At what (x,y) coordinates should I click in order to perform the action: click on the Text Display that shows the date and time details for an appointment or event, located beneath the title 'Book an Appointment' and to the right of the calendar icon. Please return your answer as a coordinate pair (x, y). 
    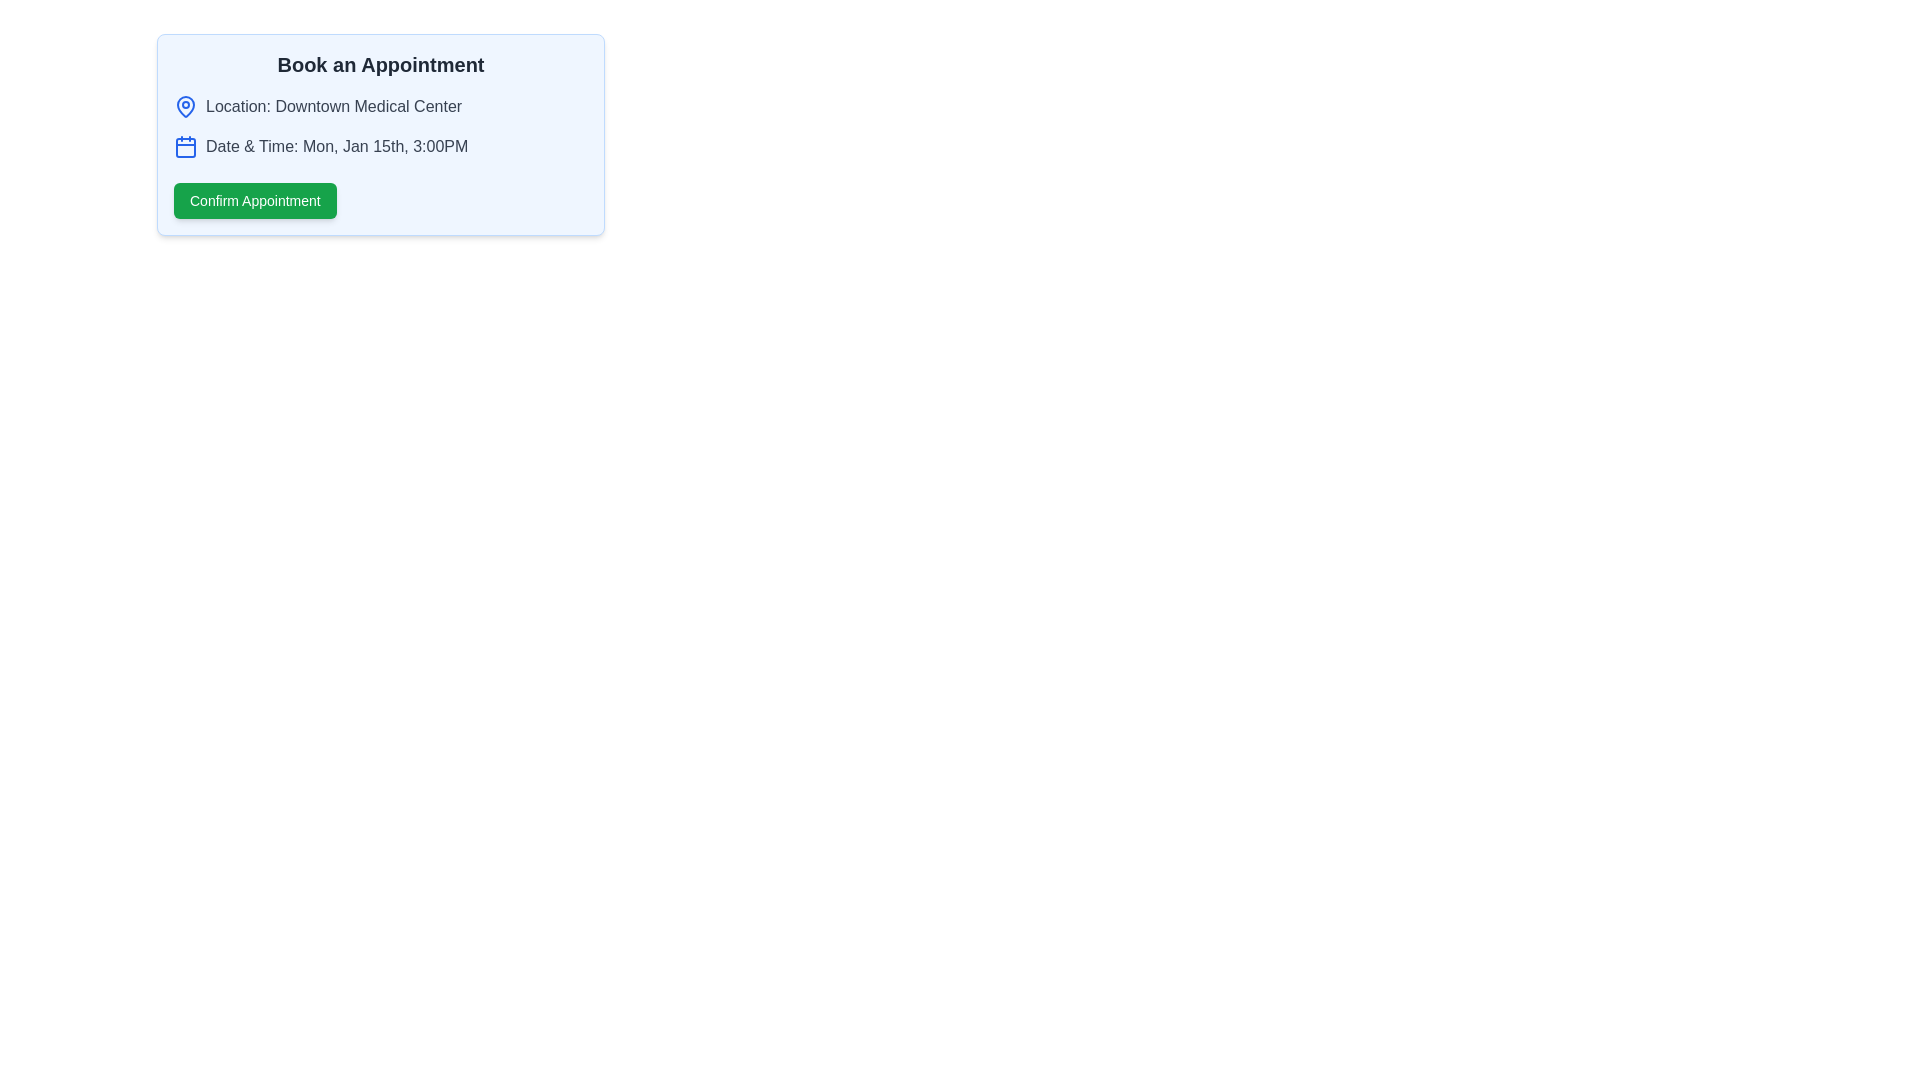
    Looking at the image, I should click on (337, 145).